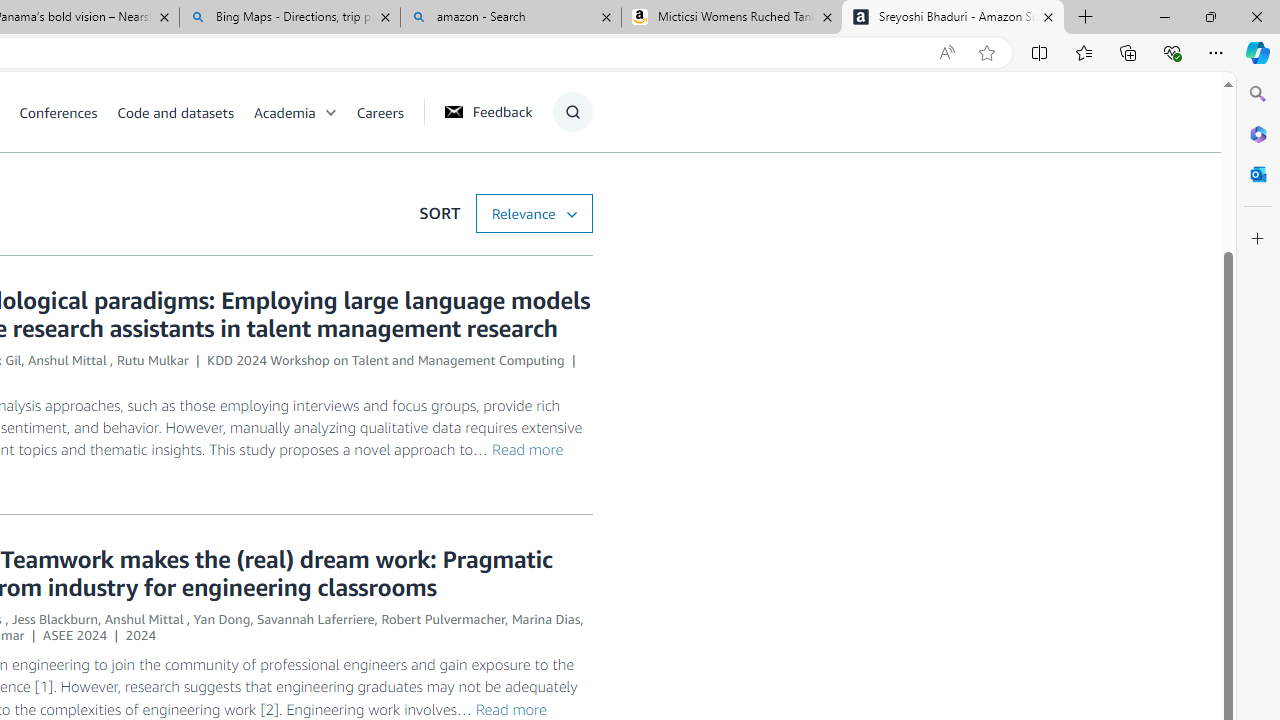 Image resolution: width=1280 pixels, height=720 pixels. What do you see at coordinates (389, 111) in the screenshot?
I see `'Careers'` at bounding box center [389, 111].